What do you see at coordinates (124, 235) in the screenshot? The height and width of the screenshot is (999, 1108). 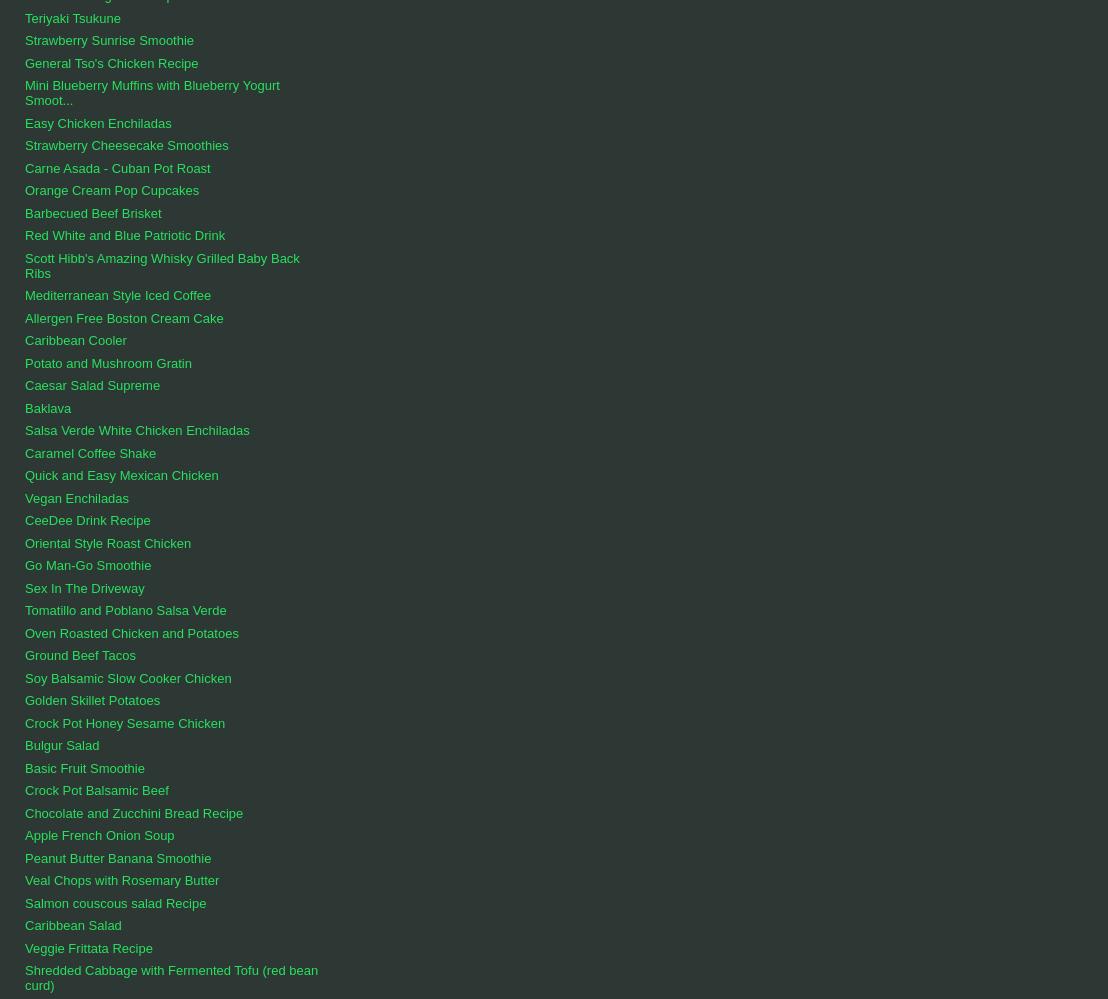 I see `'Red White and Blue Patriotic Drink'` at bounding box center [124, 235].